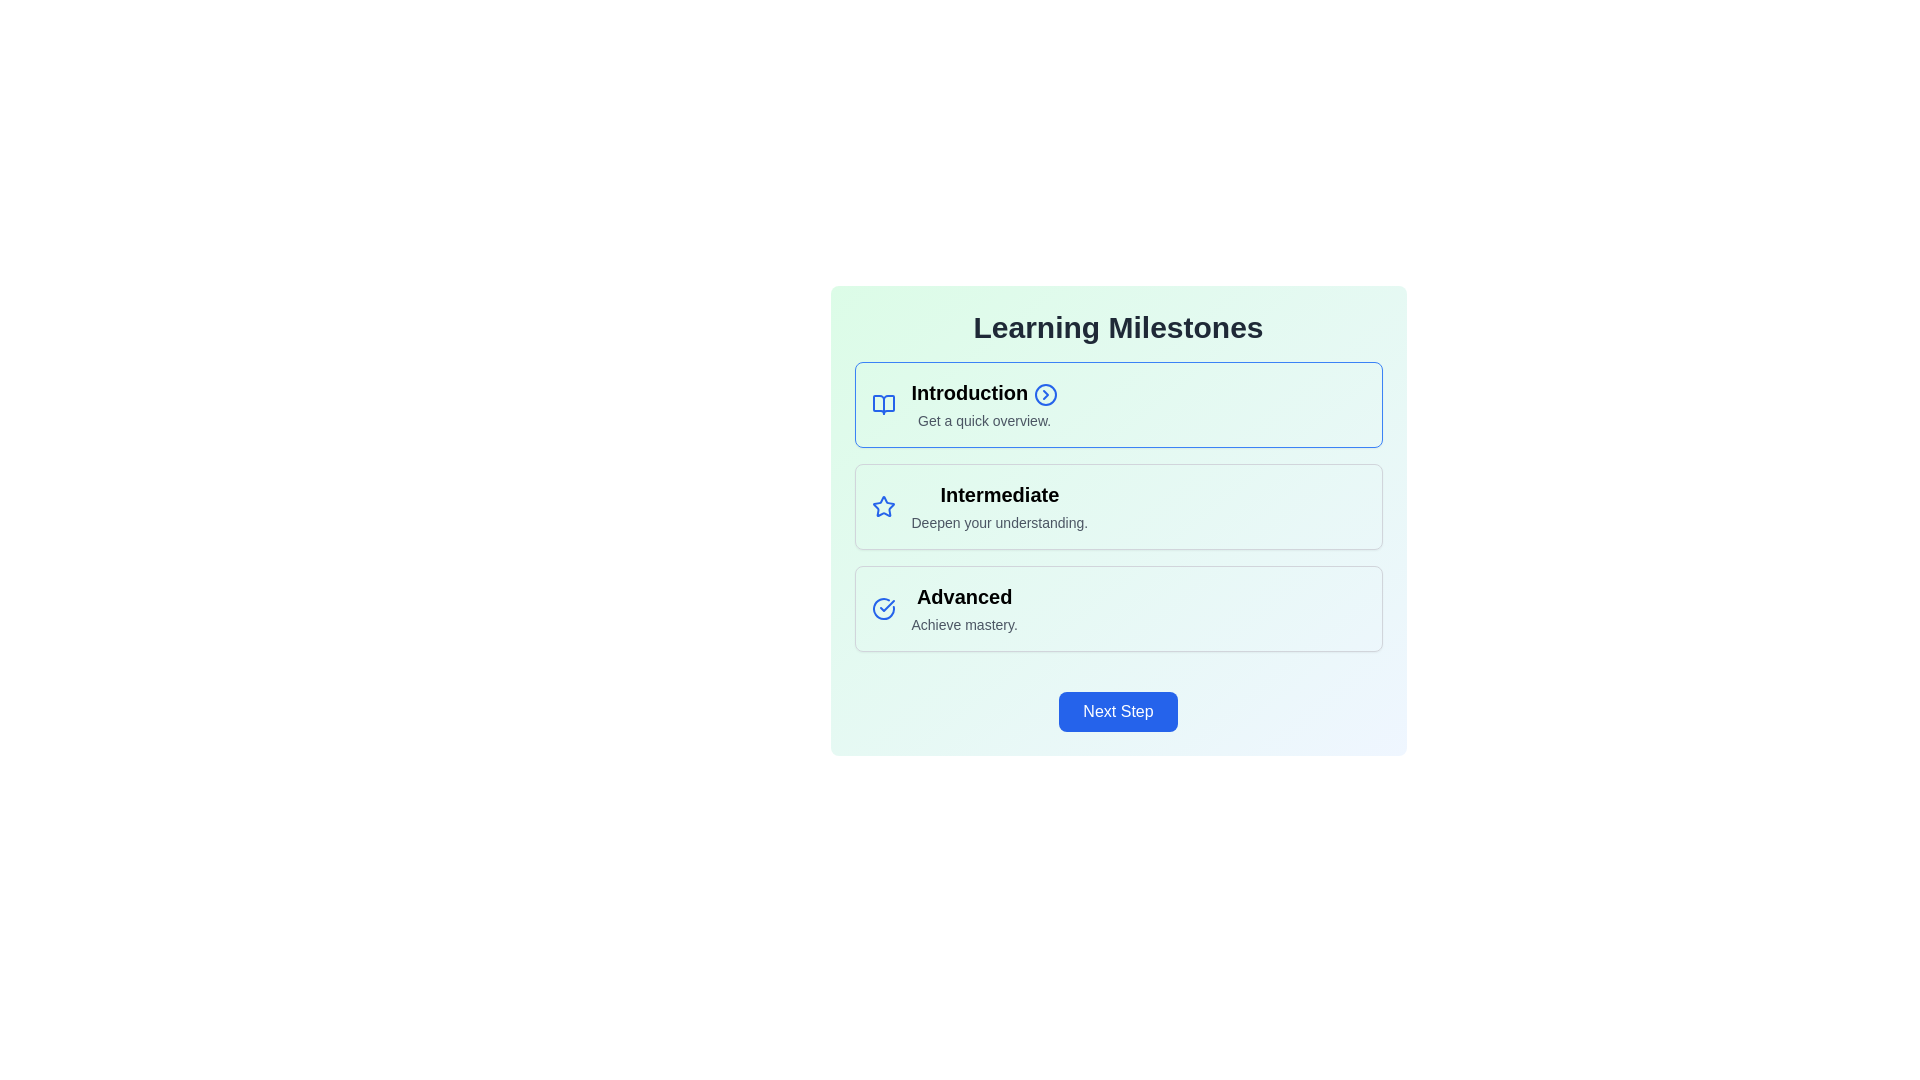  Describe the element at coordinates (998, 522) in the screenshot. I see `the textual component displaying 'Deepen your understanding.' to interact with any potential interactive elements in that area` at that location.